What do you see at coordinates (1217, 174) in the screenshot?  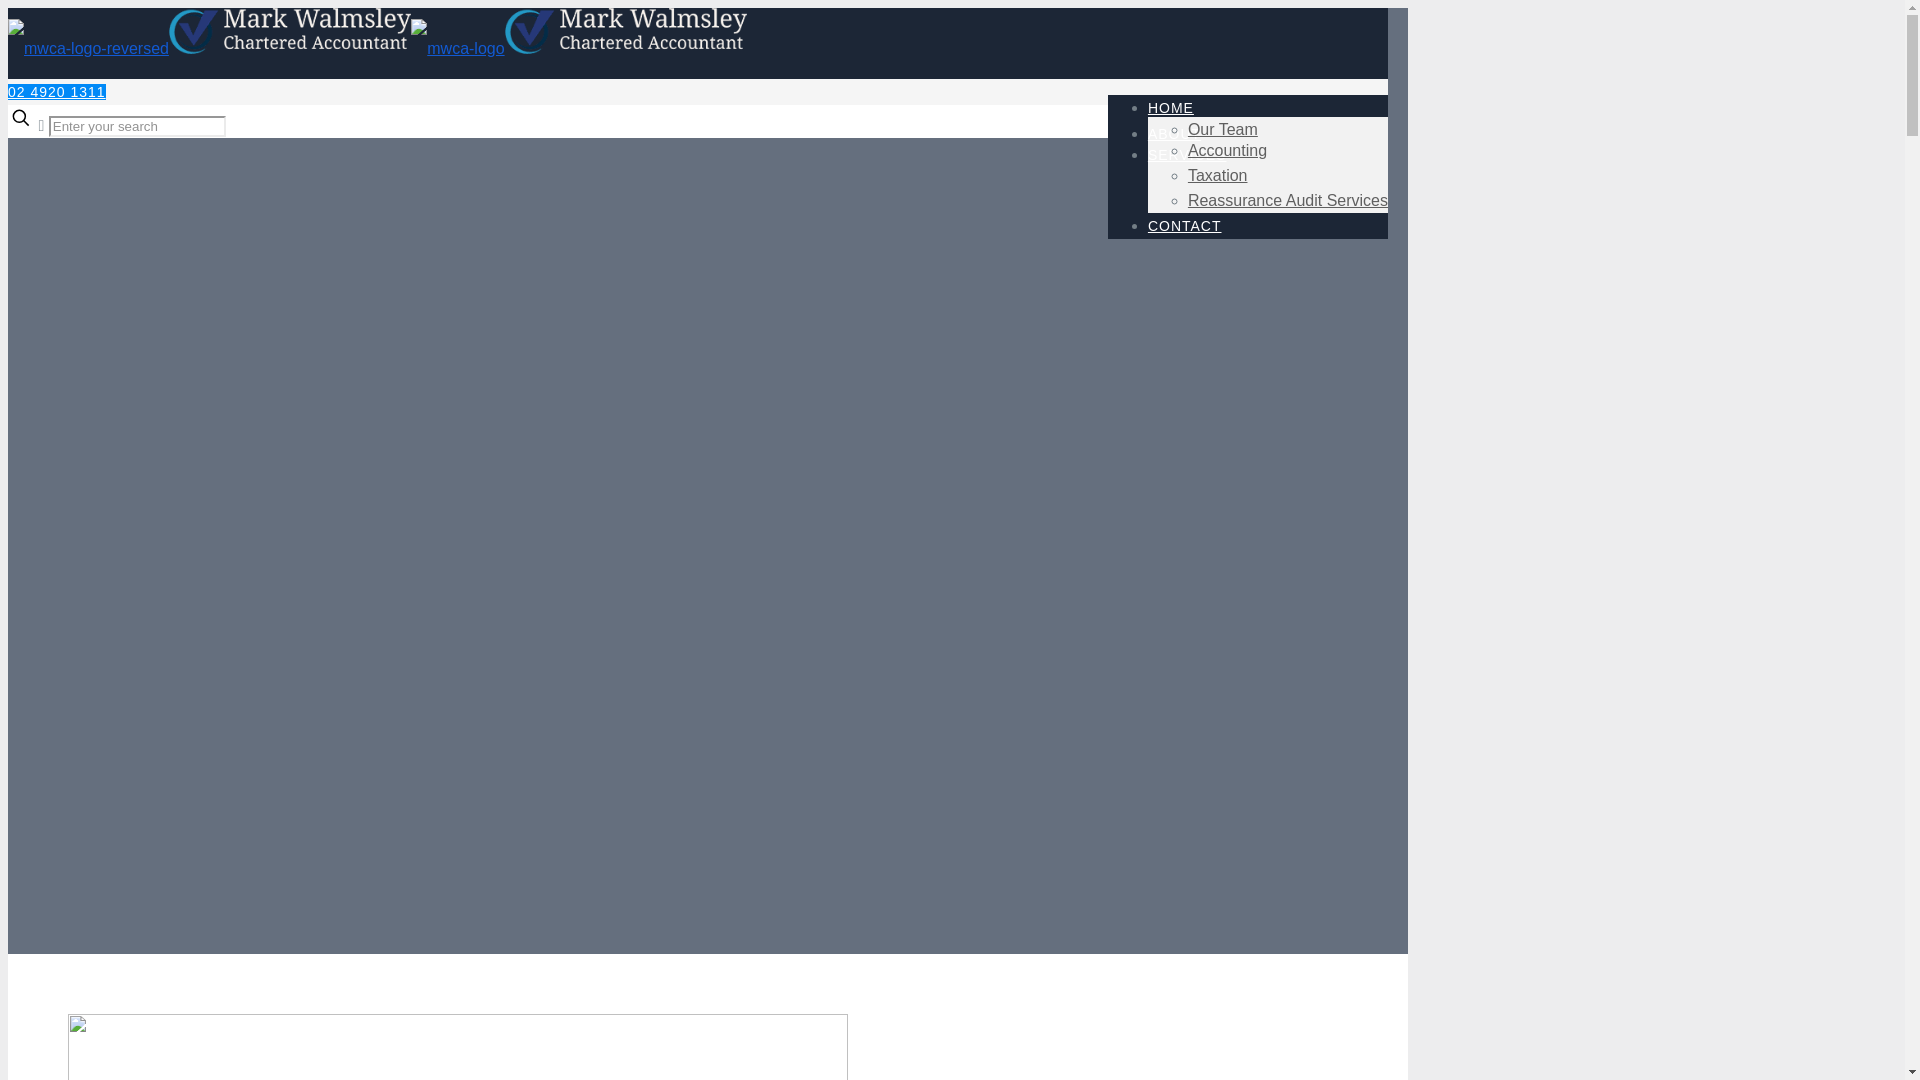 I see `'Taxation'` at bounding box center [1217, 174].